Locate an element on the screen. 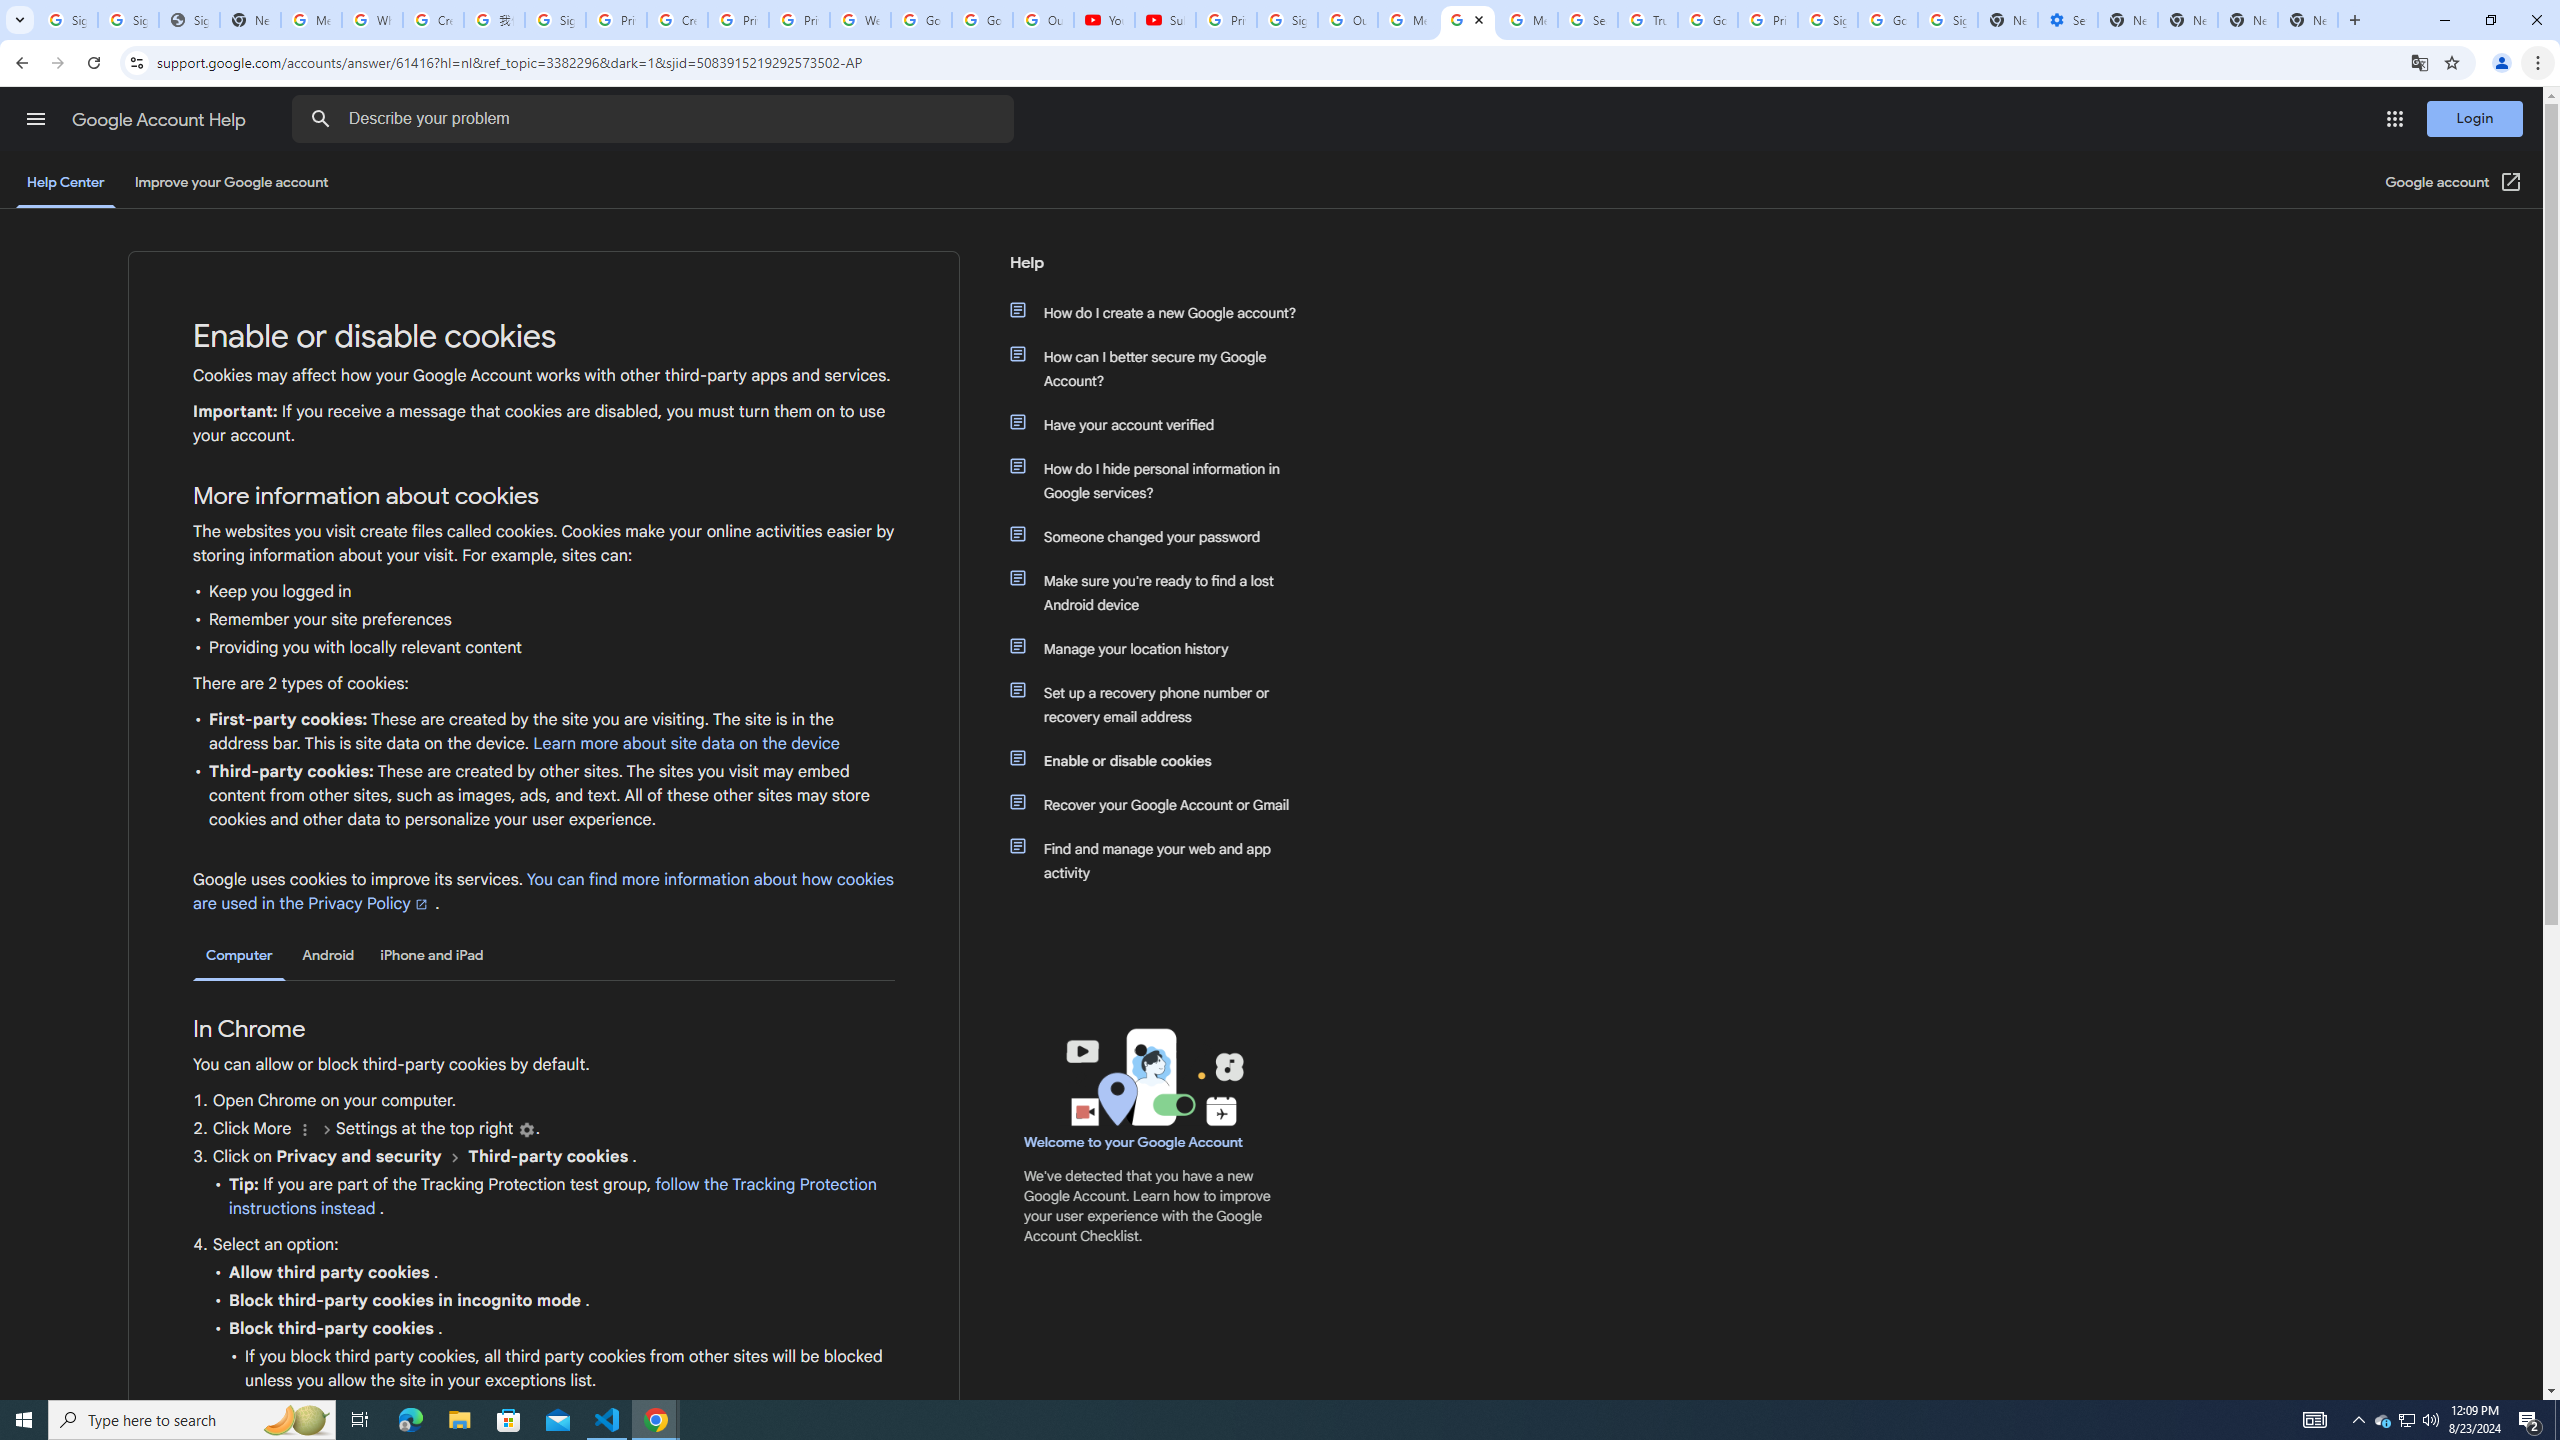  'How do I hide personal information in Google services?' is located at coordinates (1162, 479).